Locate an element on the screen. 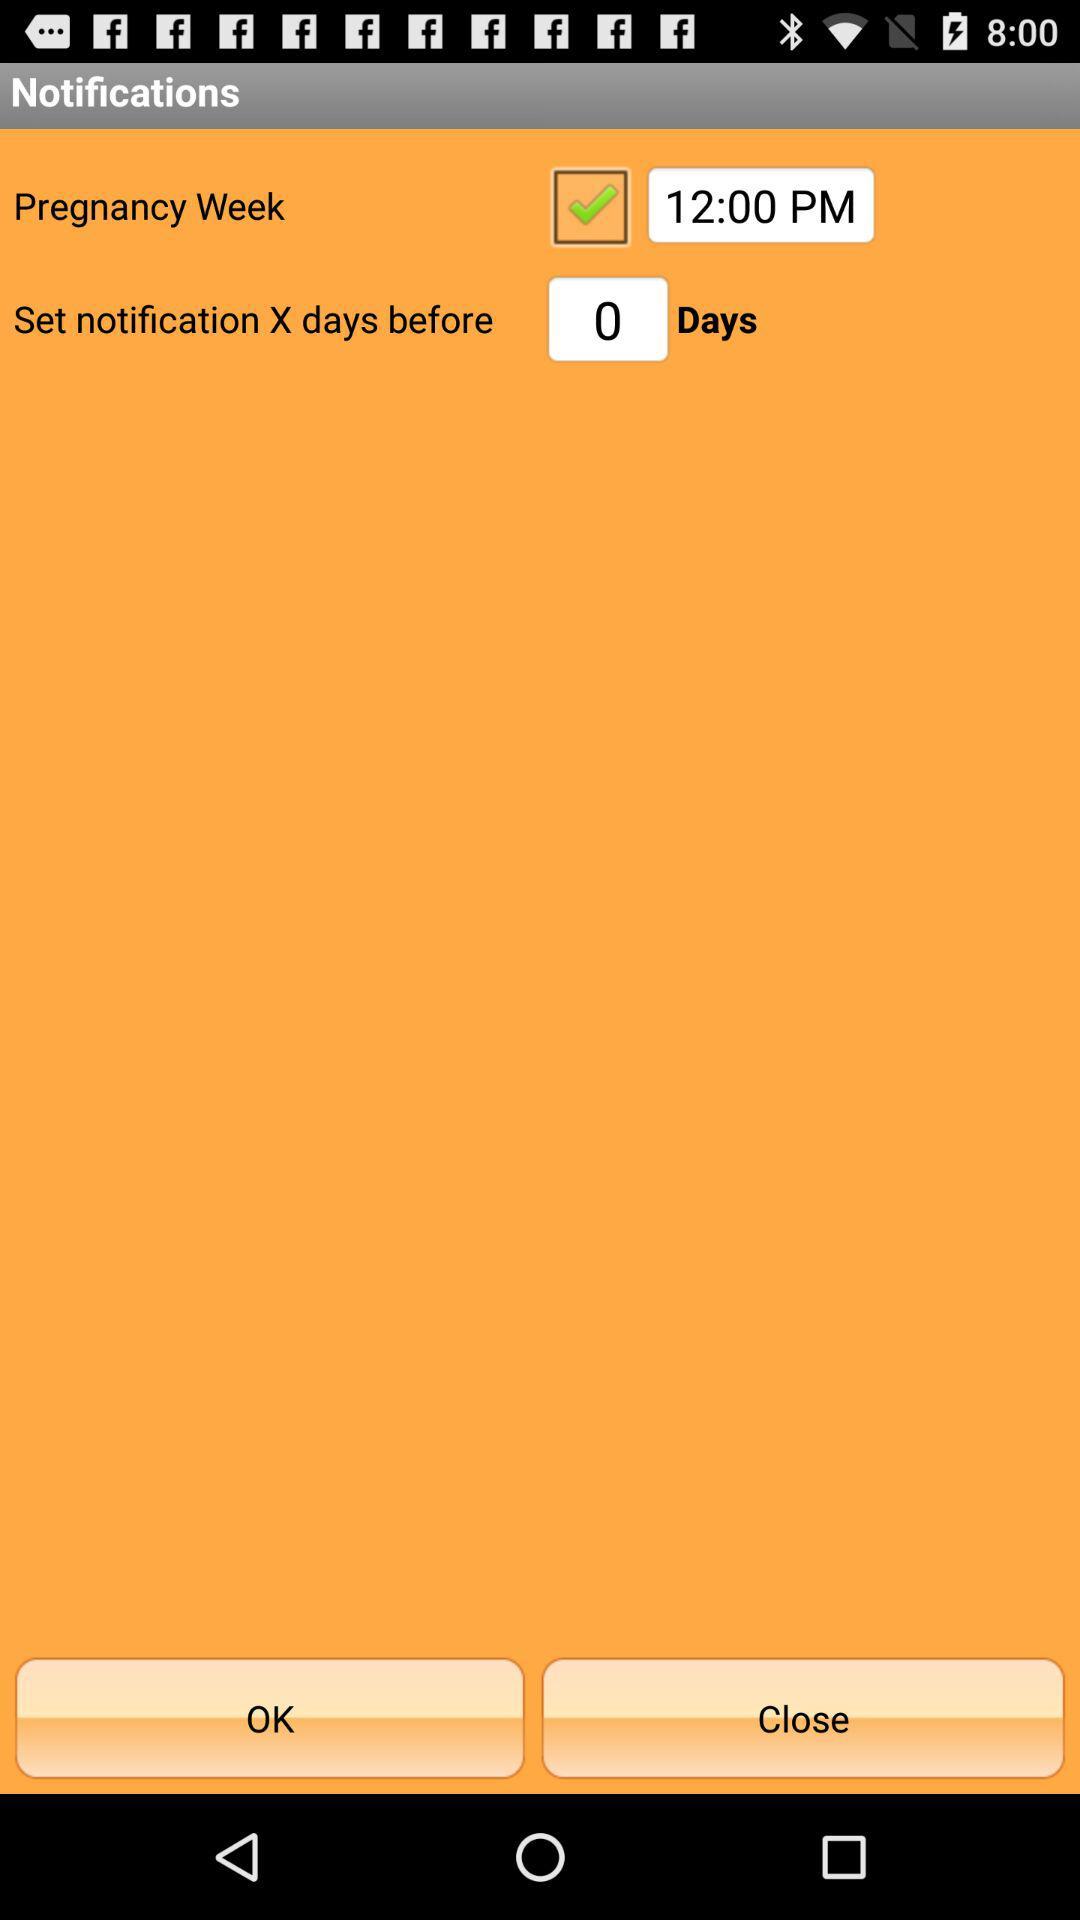  the icon next to set notification x icon is located at coordinates (607, 318).